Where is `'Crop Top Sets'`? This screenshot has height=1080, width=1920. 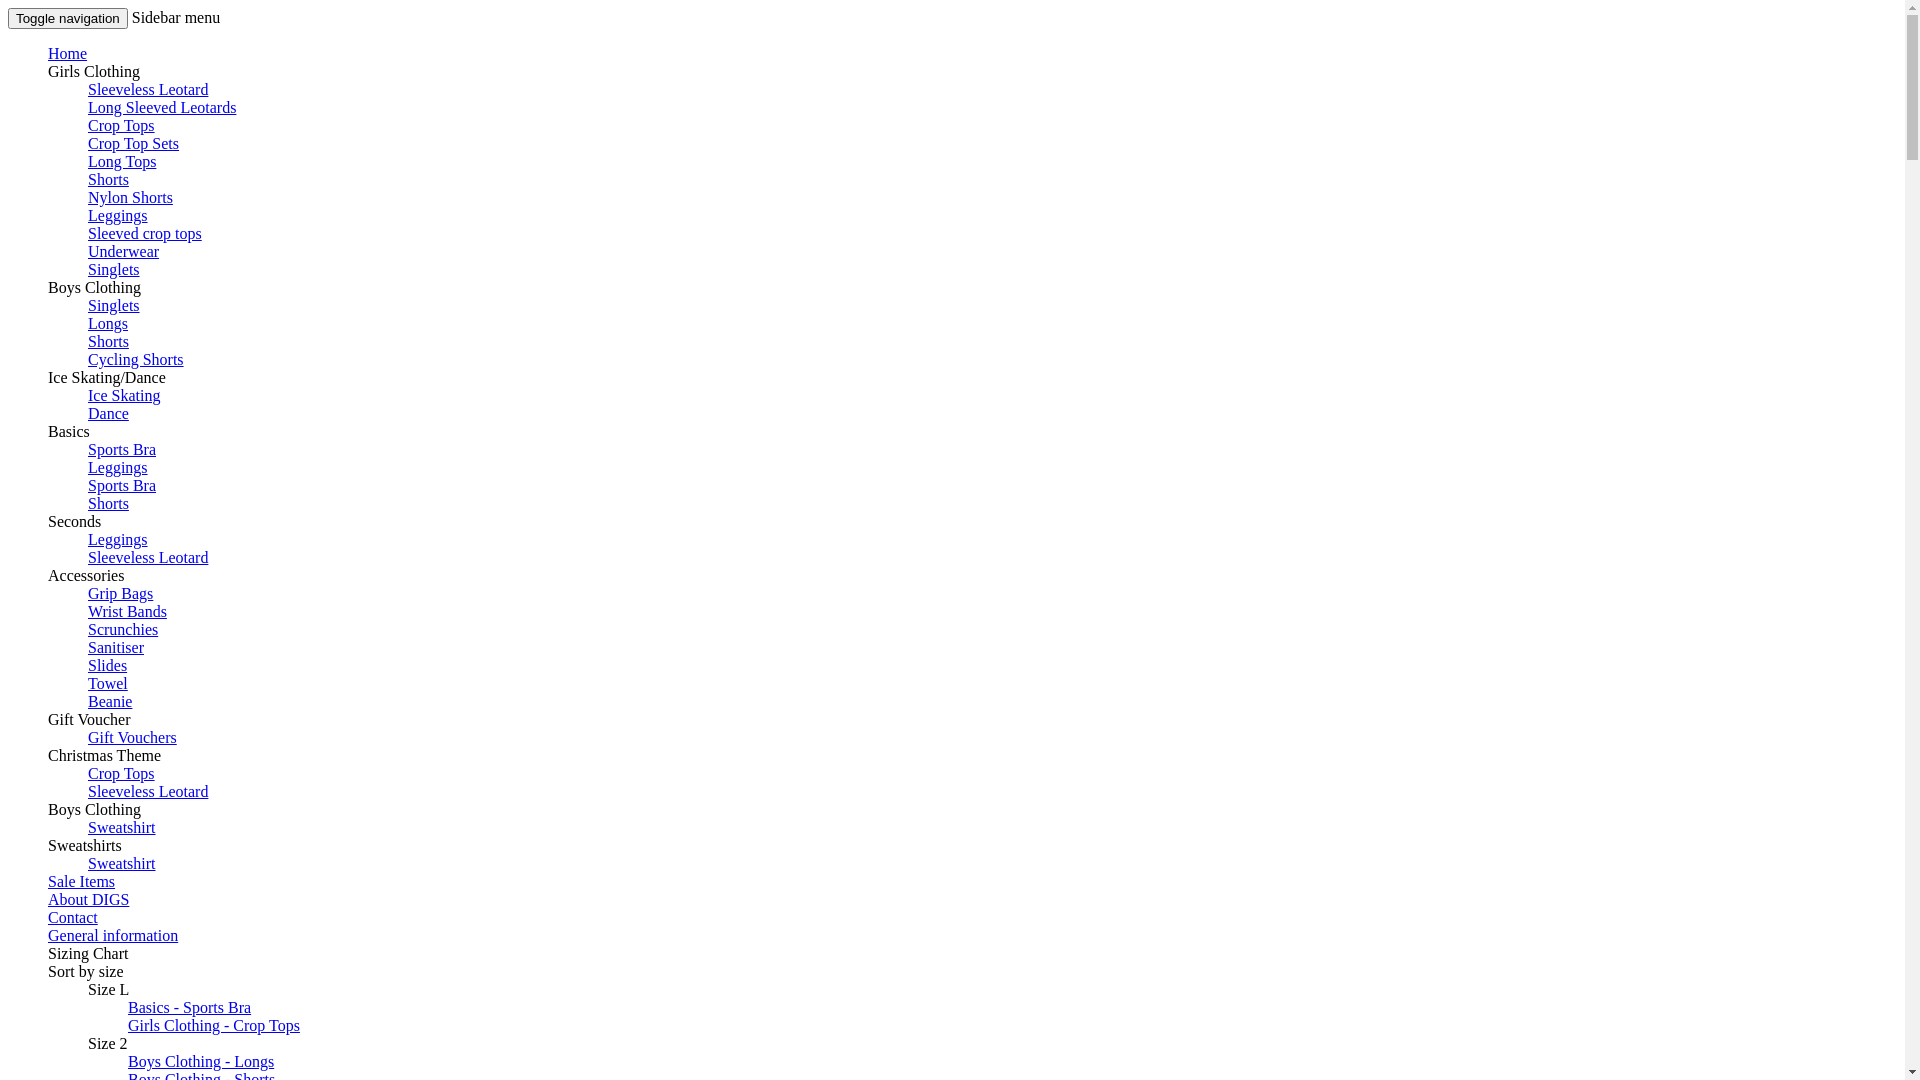 'Crop Top Sets' is located at coordinates (132, 142).